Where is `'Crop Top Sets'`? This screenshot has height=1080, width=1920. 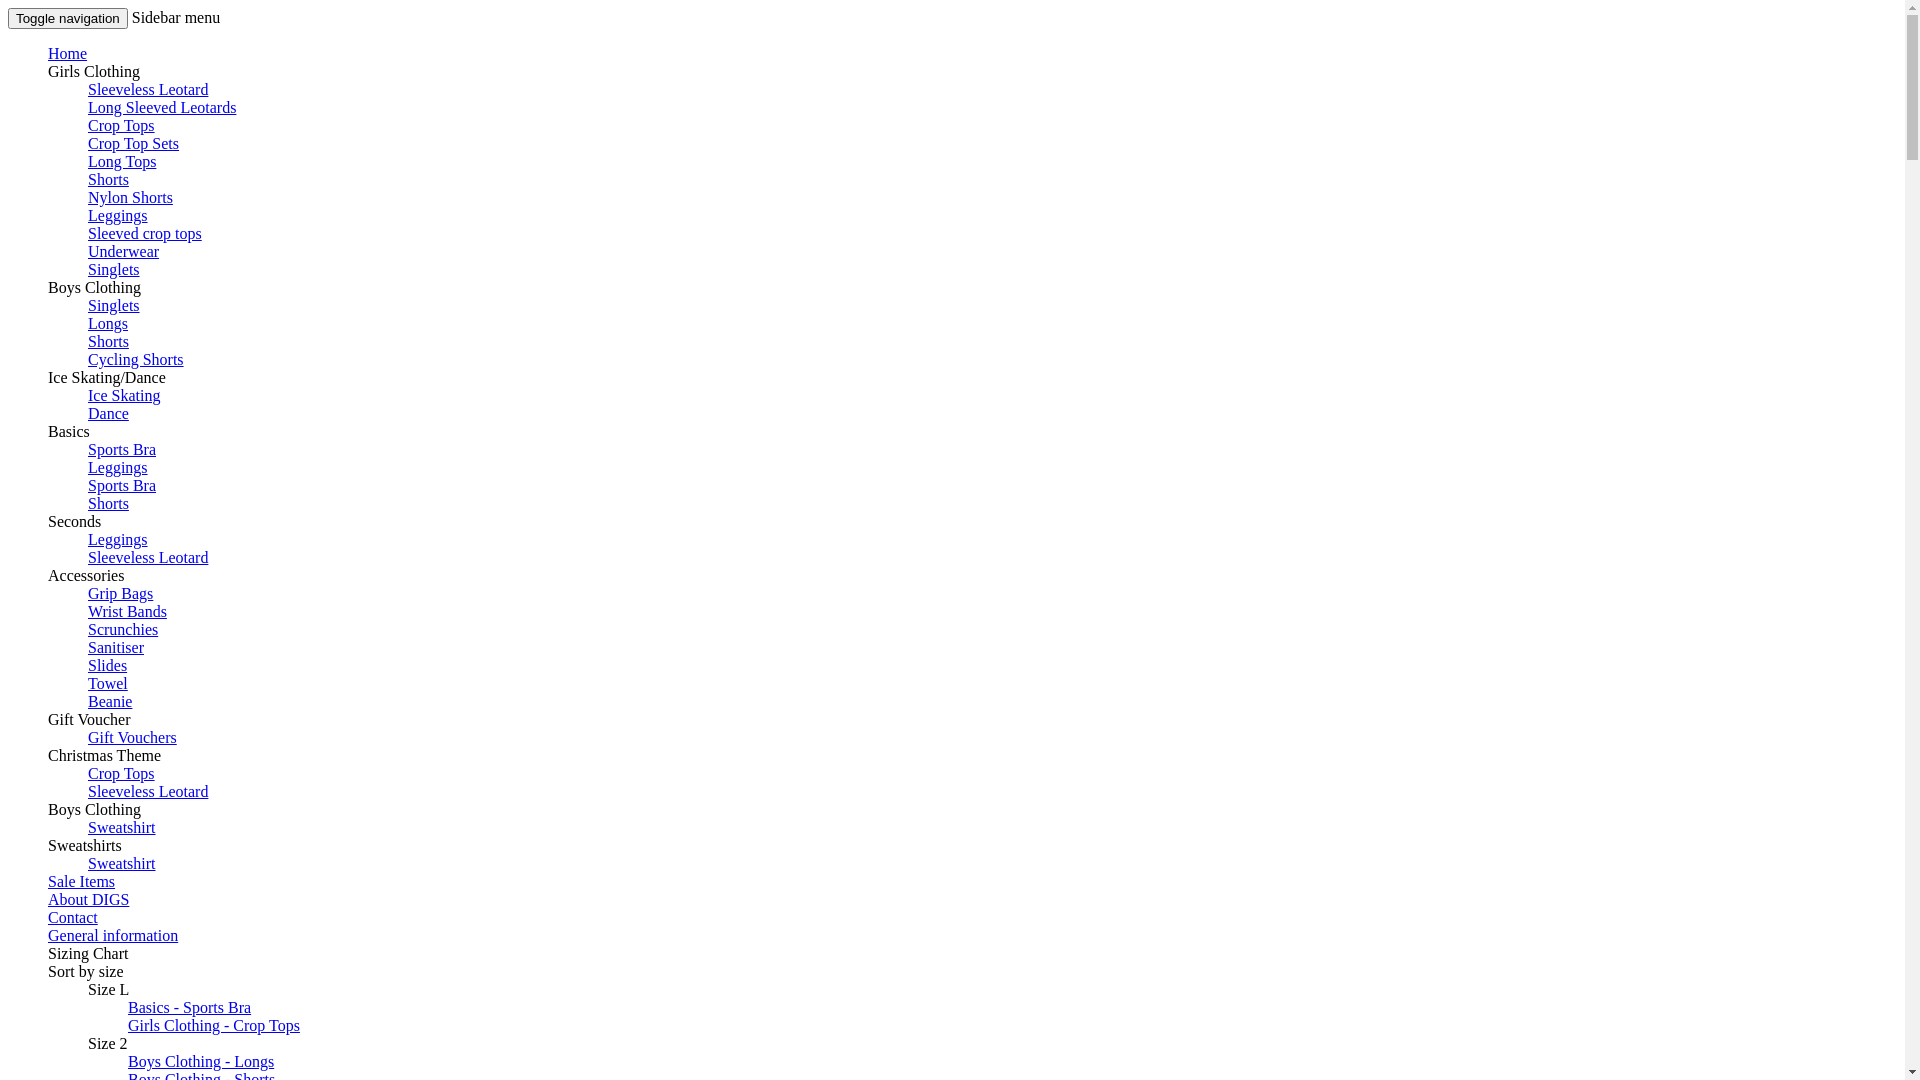 'Crop Top Sets' is located at coordinates (132, 142).